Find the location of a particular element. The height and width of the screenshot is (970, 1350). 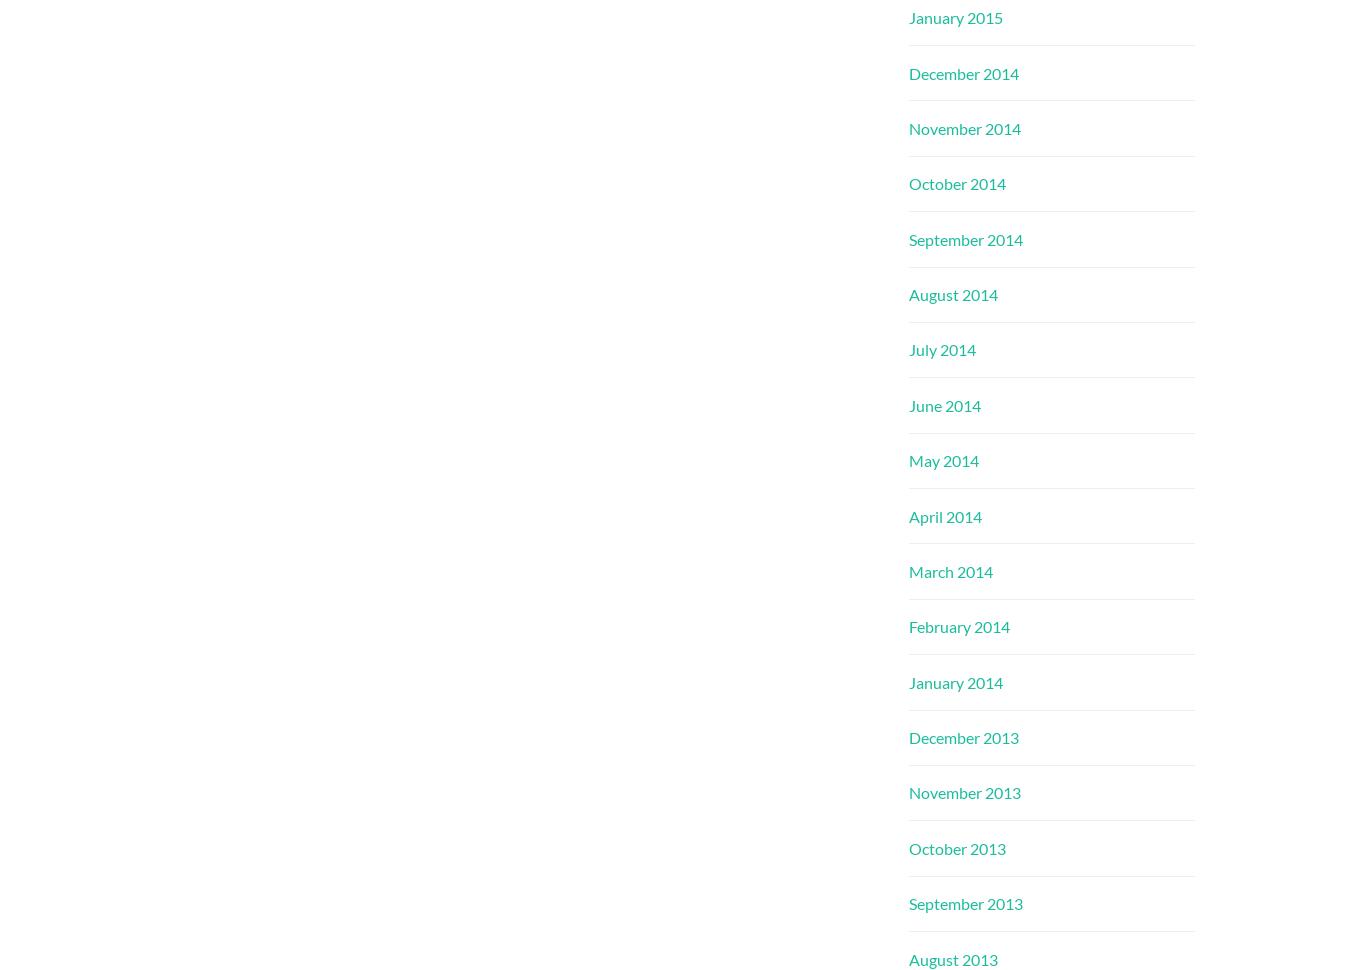

'January 2015' is located at coordinates (954, 17).